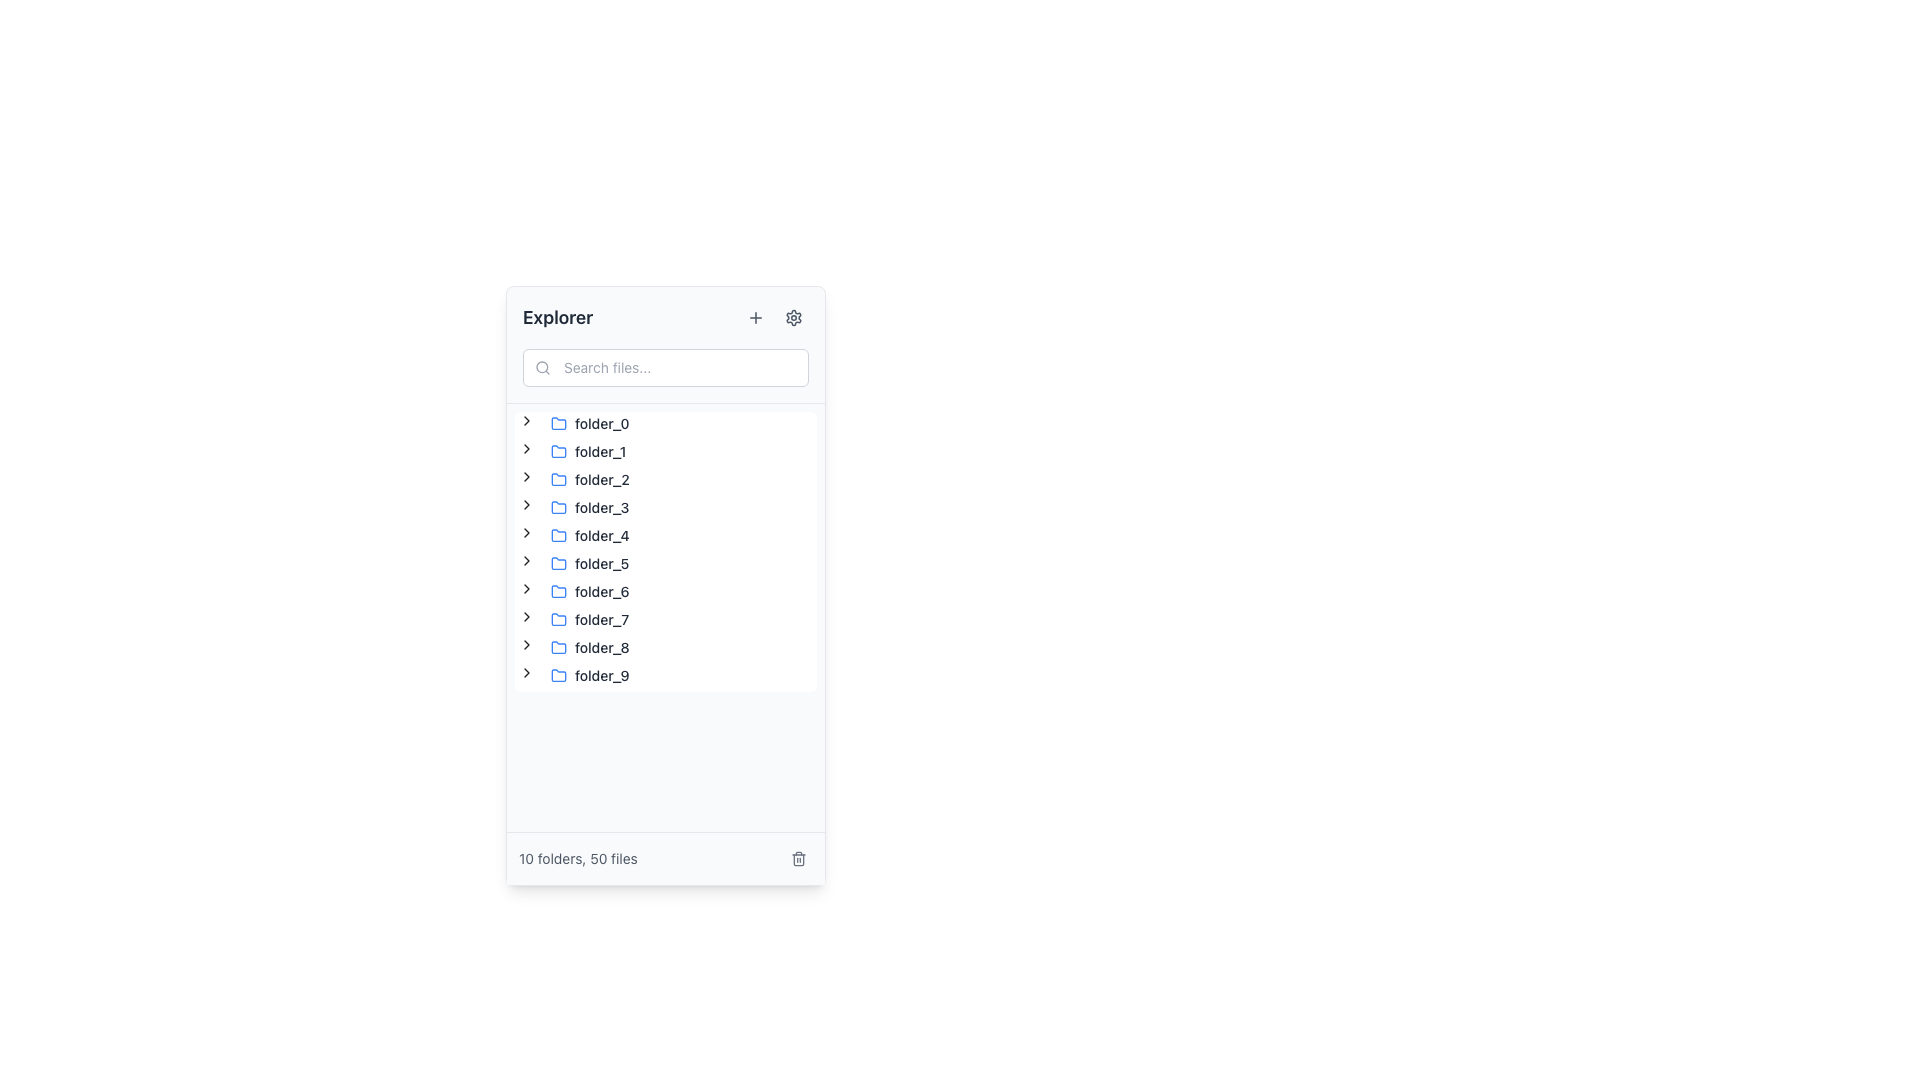  What do you see at coordinates (589, 590) in the screenshot?
I see `the folder icon and text in the file explorer interface` at bounding box center [589, 590].